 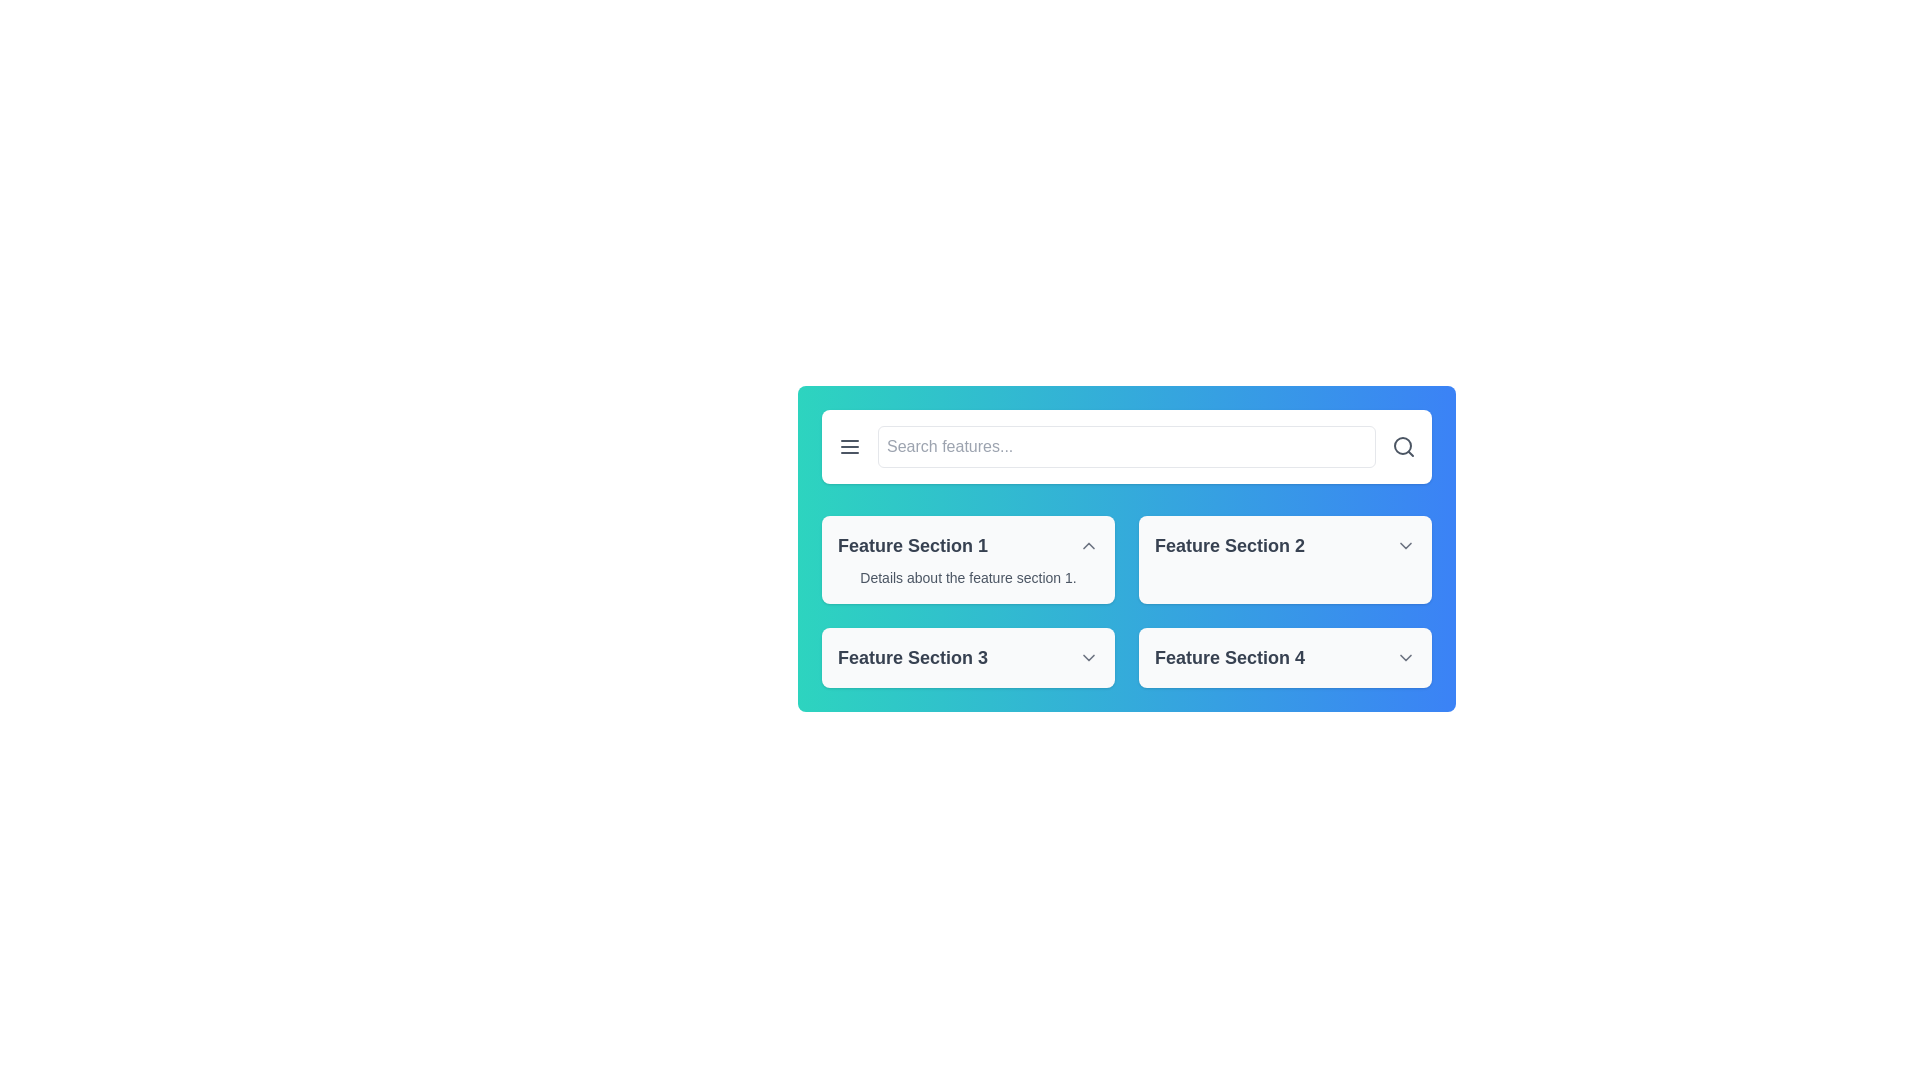 I want to click on the Collapsible Section Header labeled 'Feature Section 3', so click(x=968, y=658).